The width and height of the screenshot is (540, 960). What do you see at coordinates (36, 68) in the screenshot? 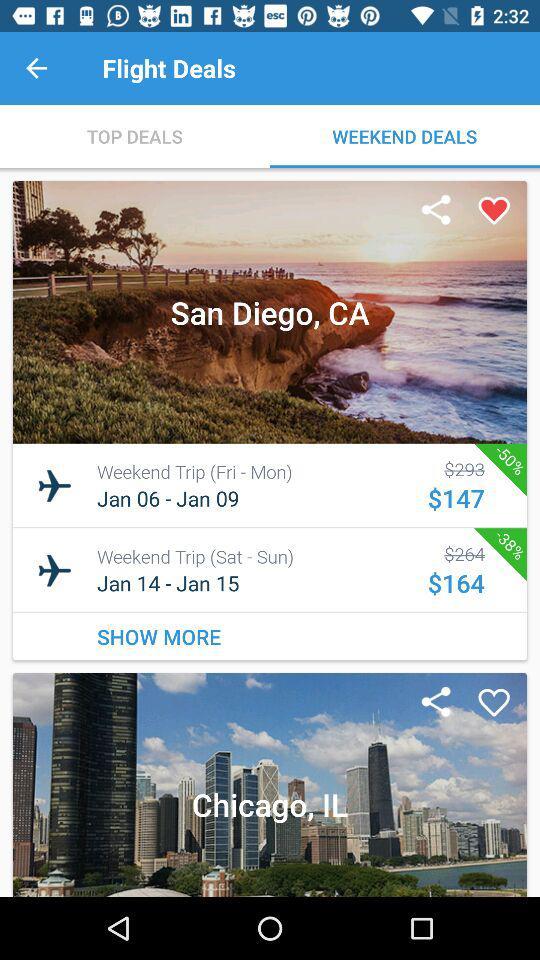
I see `click arrow to go to previous page or screen` at bounding box center [36, 68].